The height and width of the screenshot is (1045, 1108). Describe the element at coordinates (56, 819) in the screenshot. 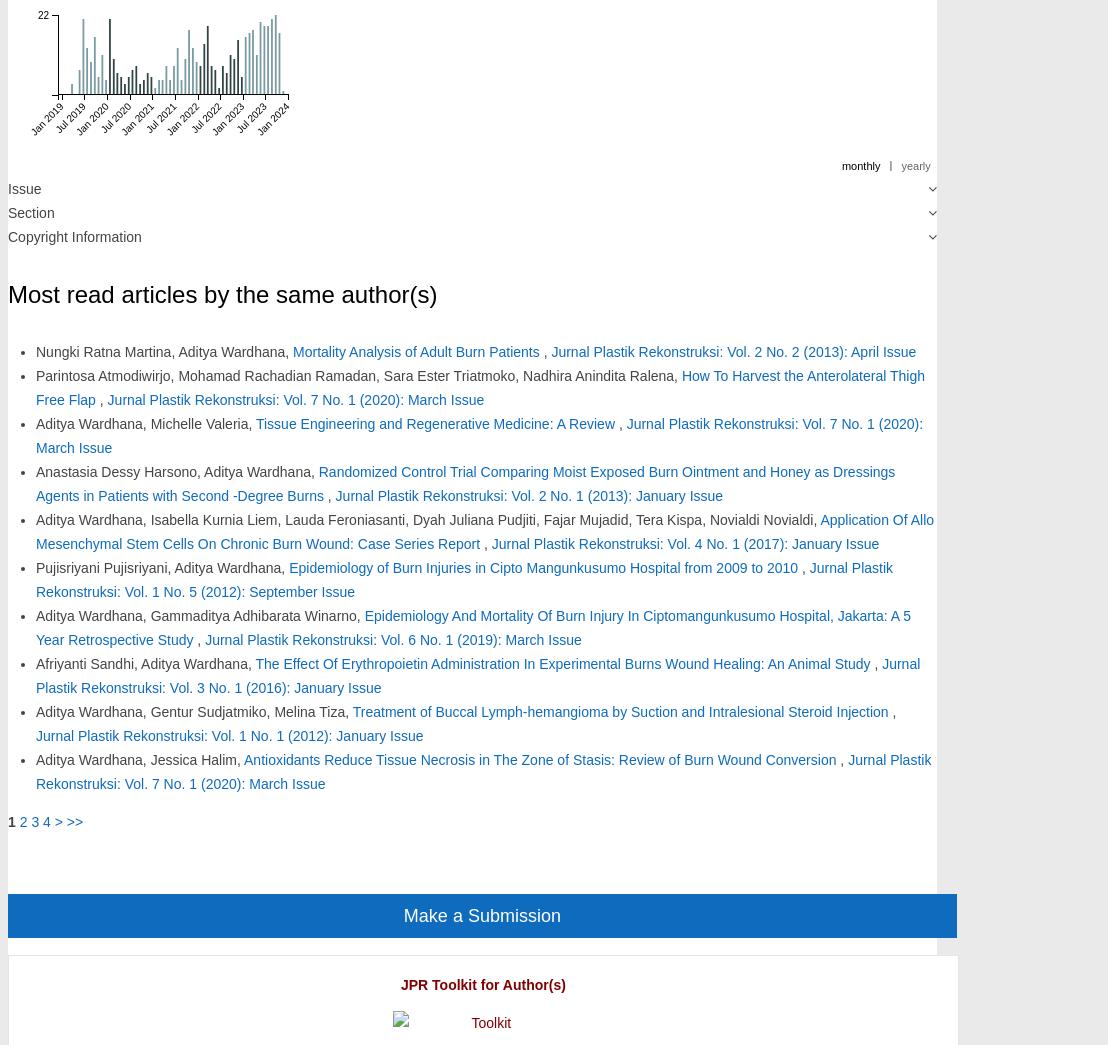

I see `'>'` at that location.